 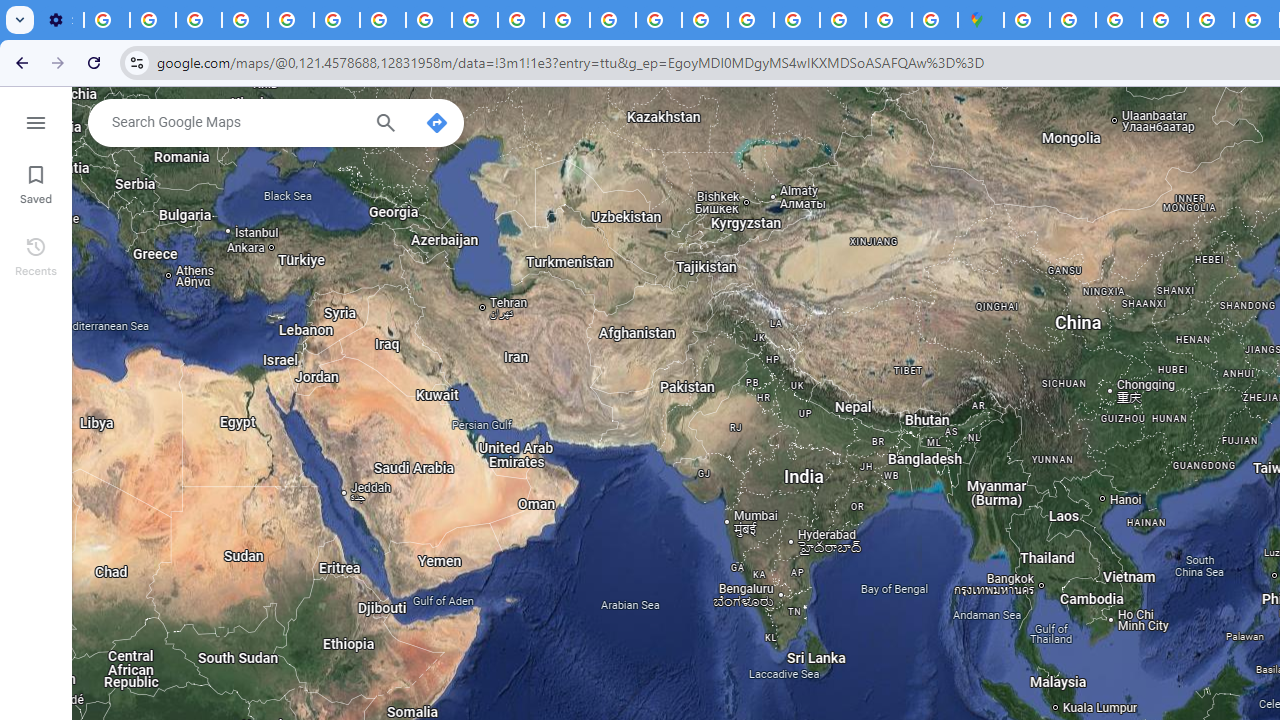 What do you see at coordinates (435, 123) in the screenshot?
I see `'Directions'` at bounding box center [435, 123].